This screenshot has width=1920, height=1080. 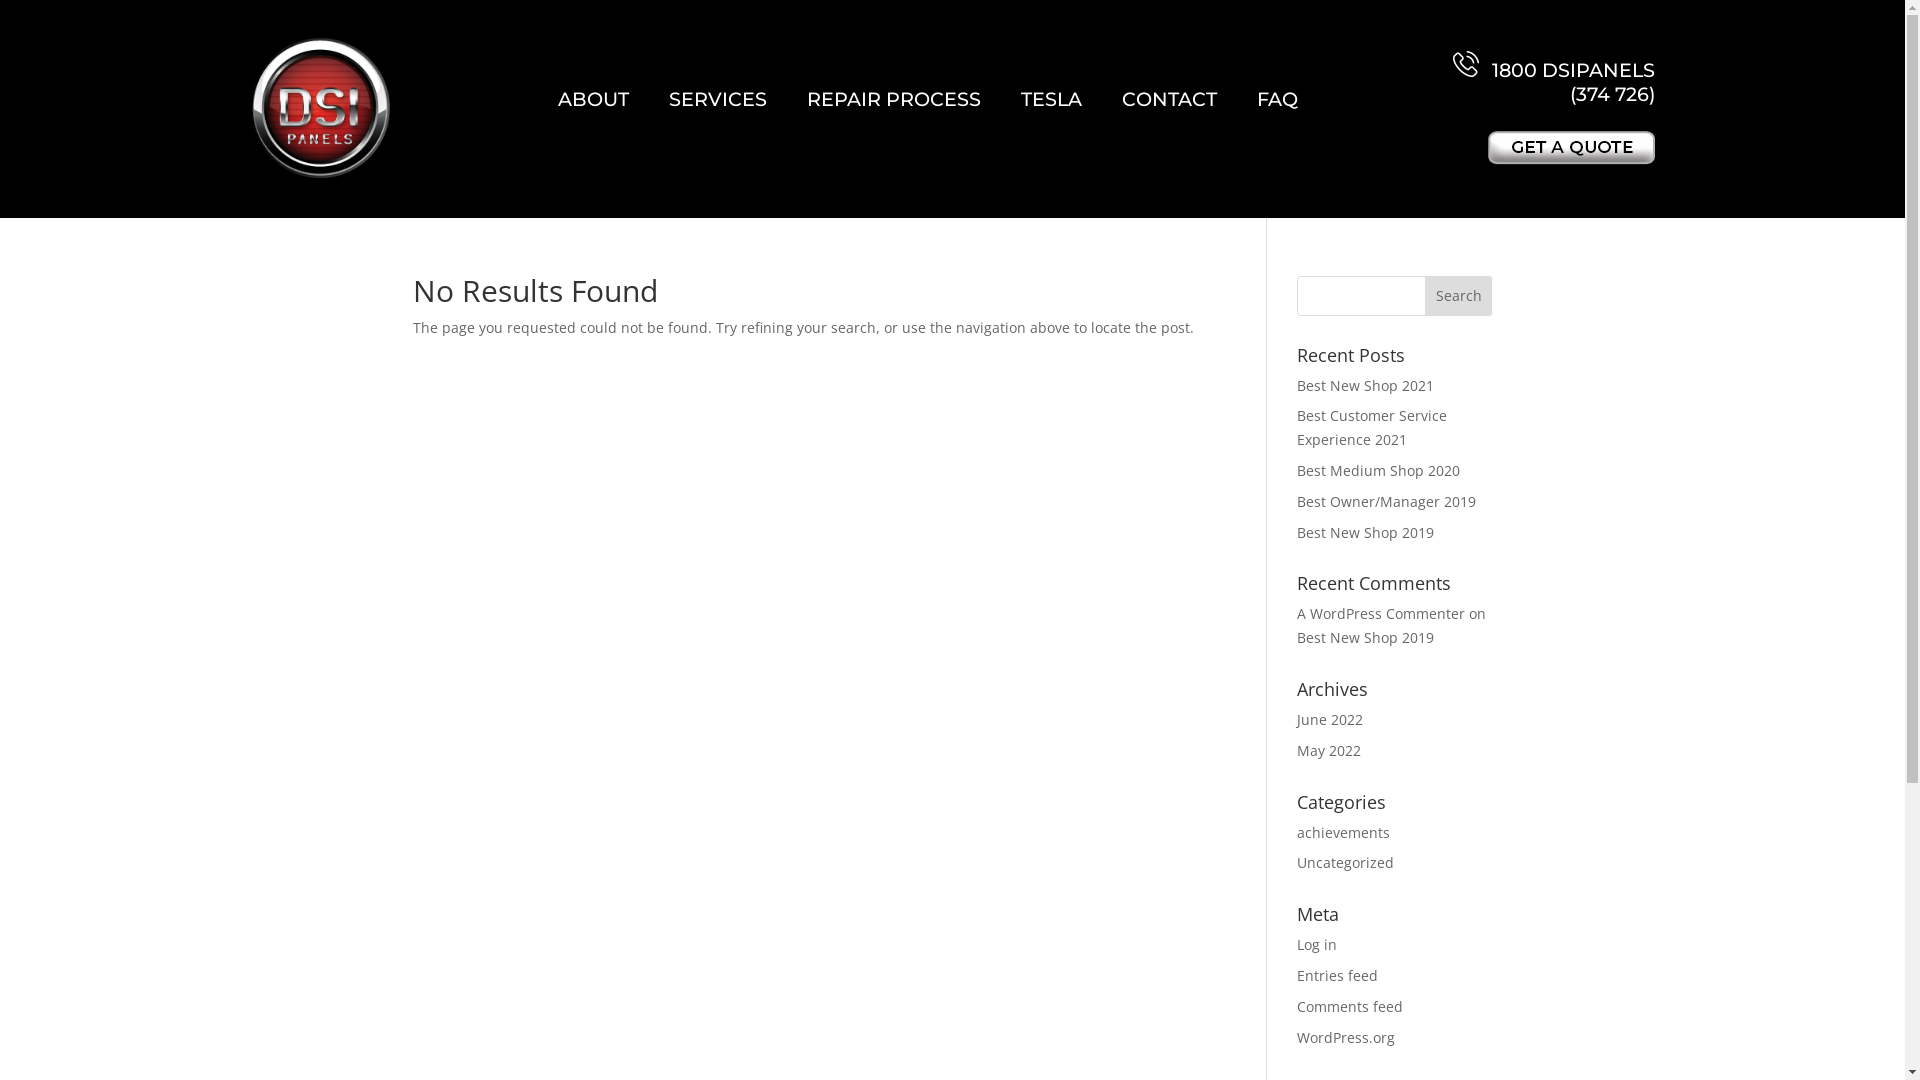 I want to click on 'Best Medium Shop 2020', so click(x=1296, y=470).